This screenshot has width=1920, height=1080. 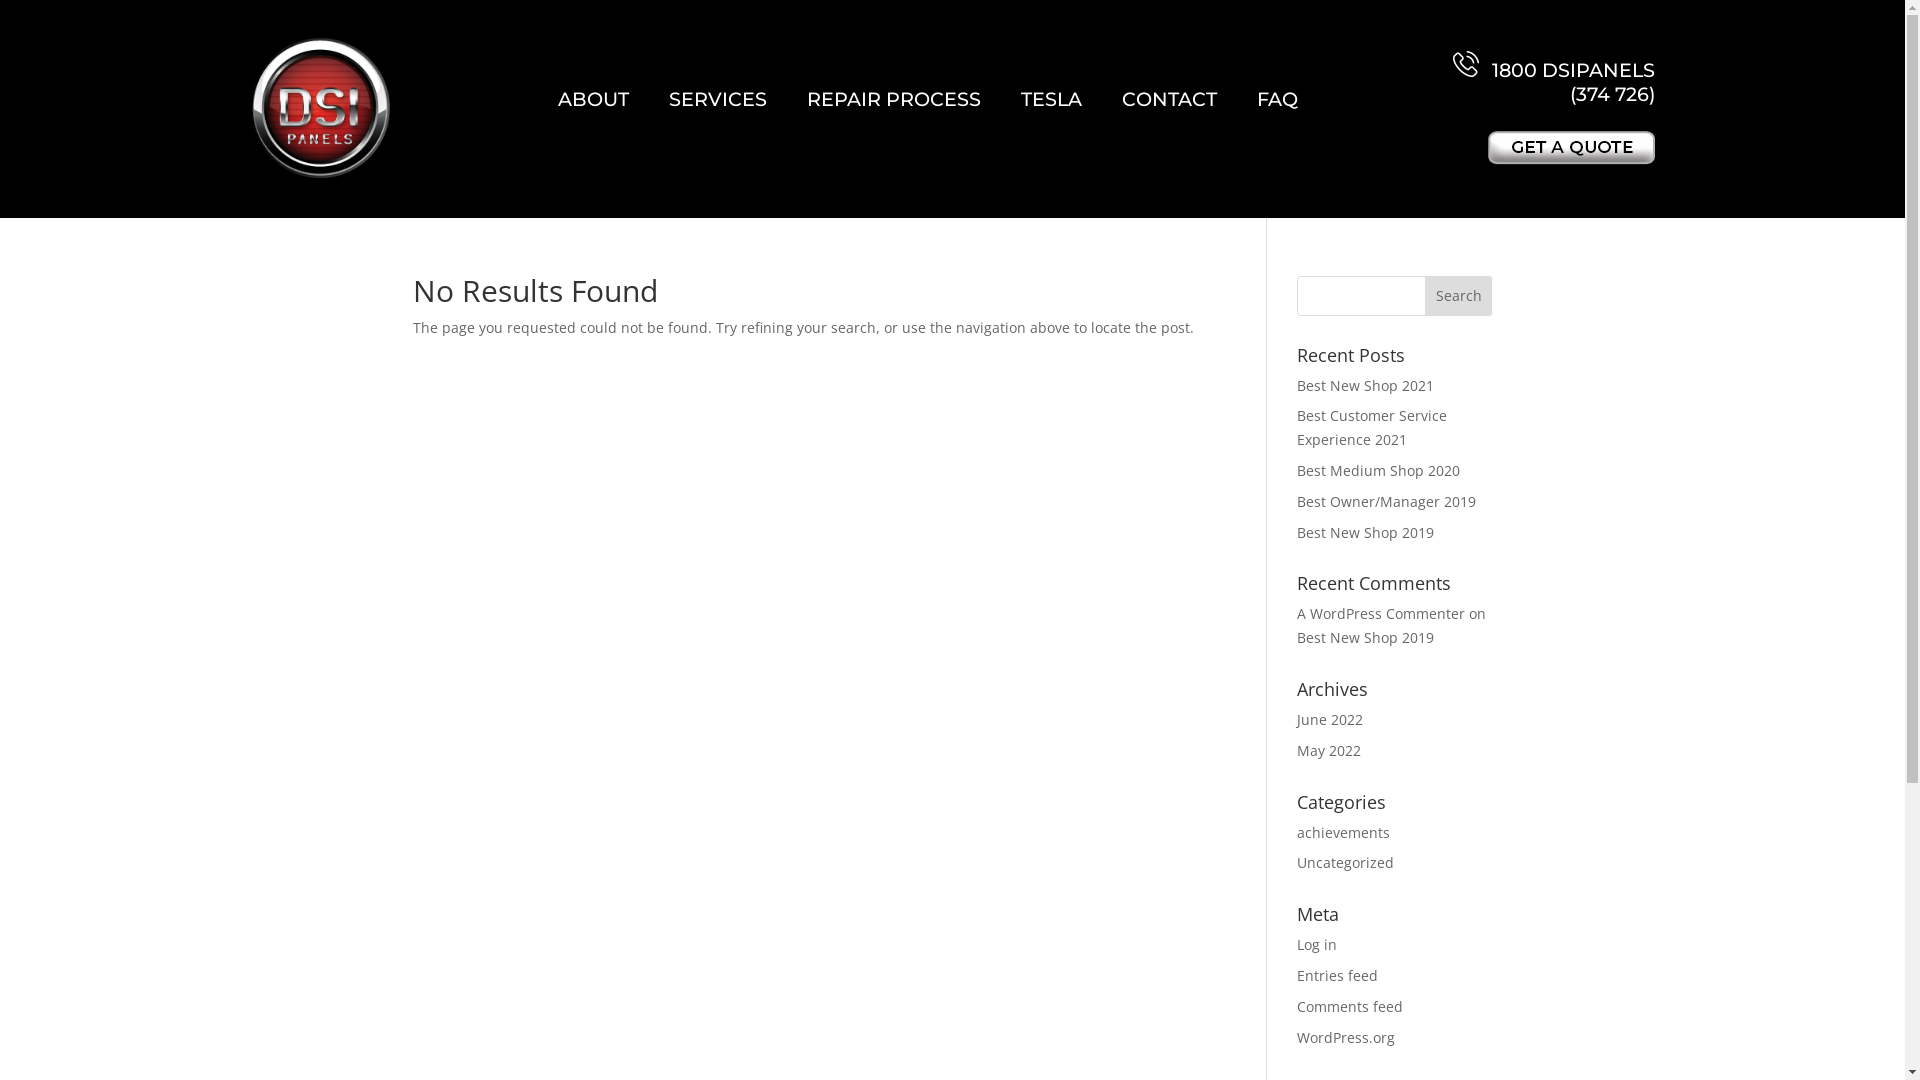 I want to click on 'Best Medium Shop 2020', so click(x=1296, y=470).